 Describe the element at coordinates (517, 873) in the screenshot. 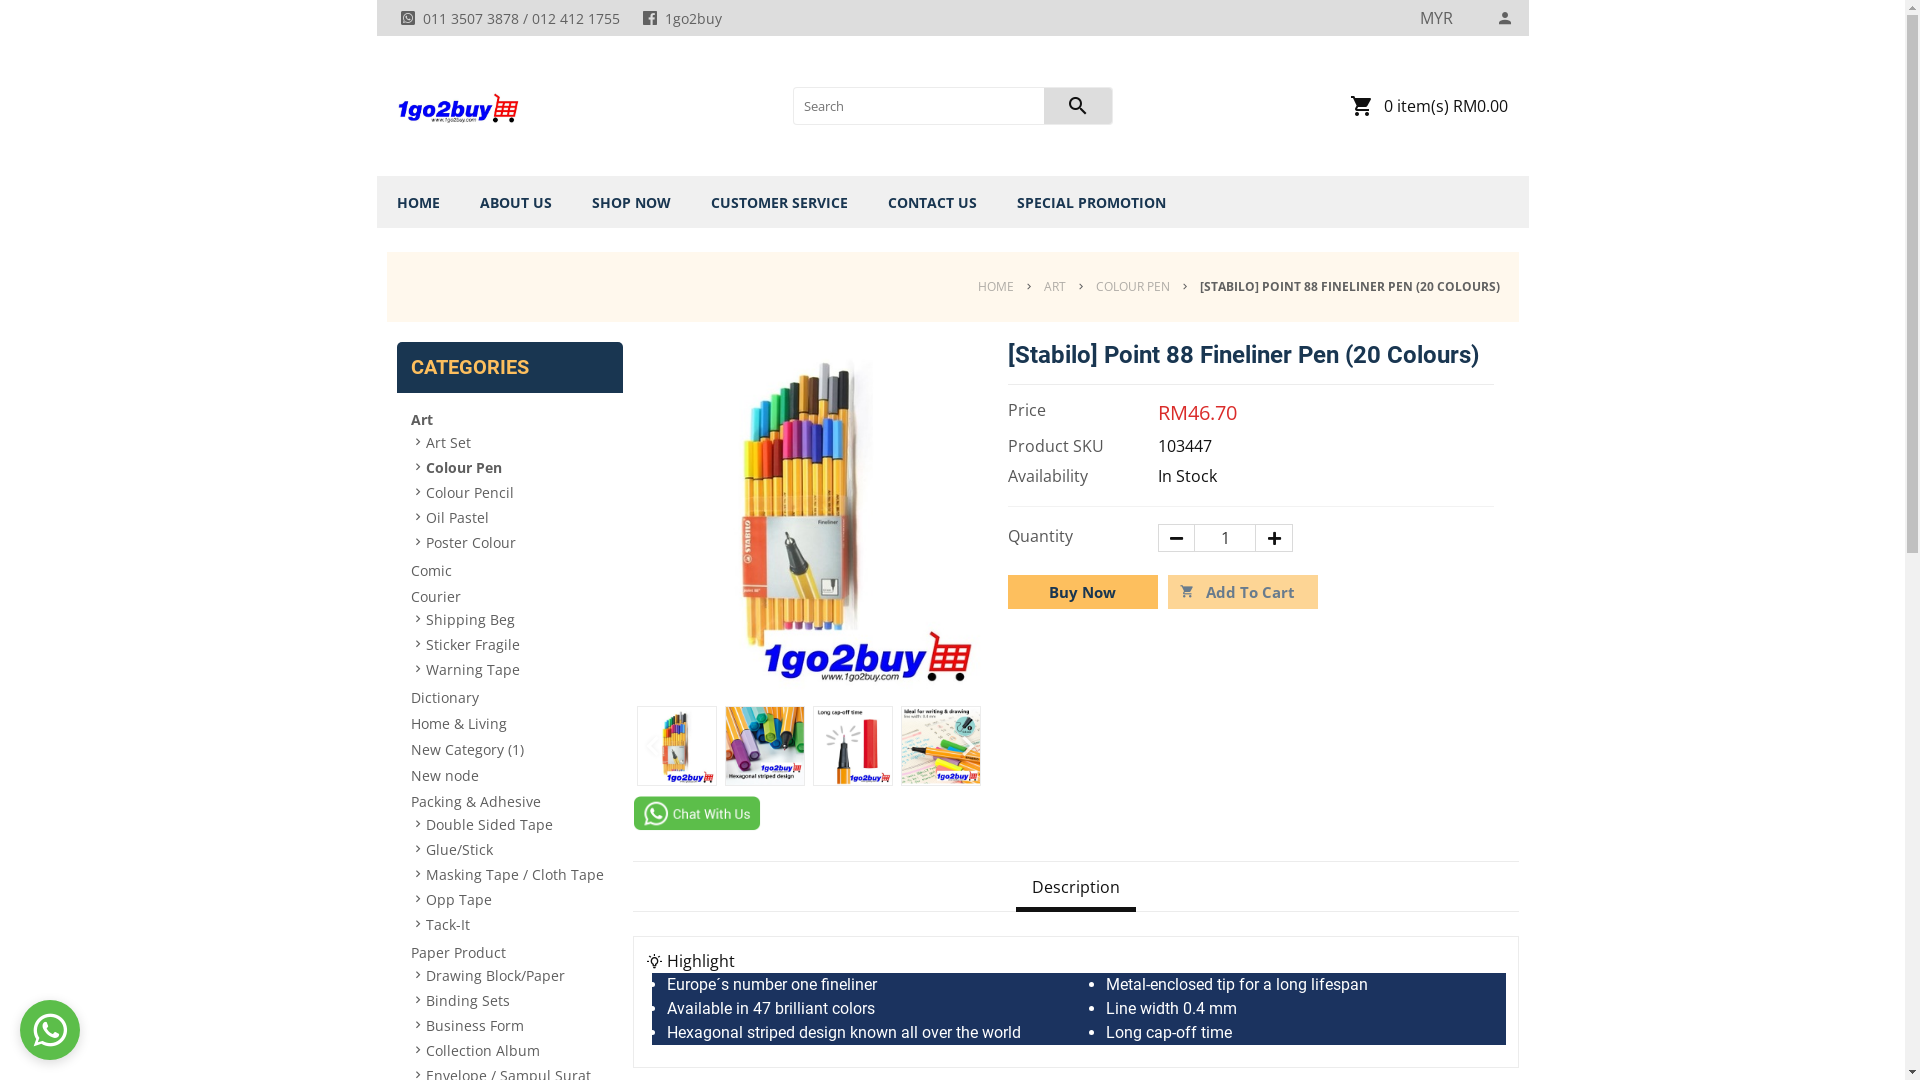

I see `'Masking Tape / Cloth Tape'` at that location.